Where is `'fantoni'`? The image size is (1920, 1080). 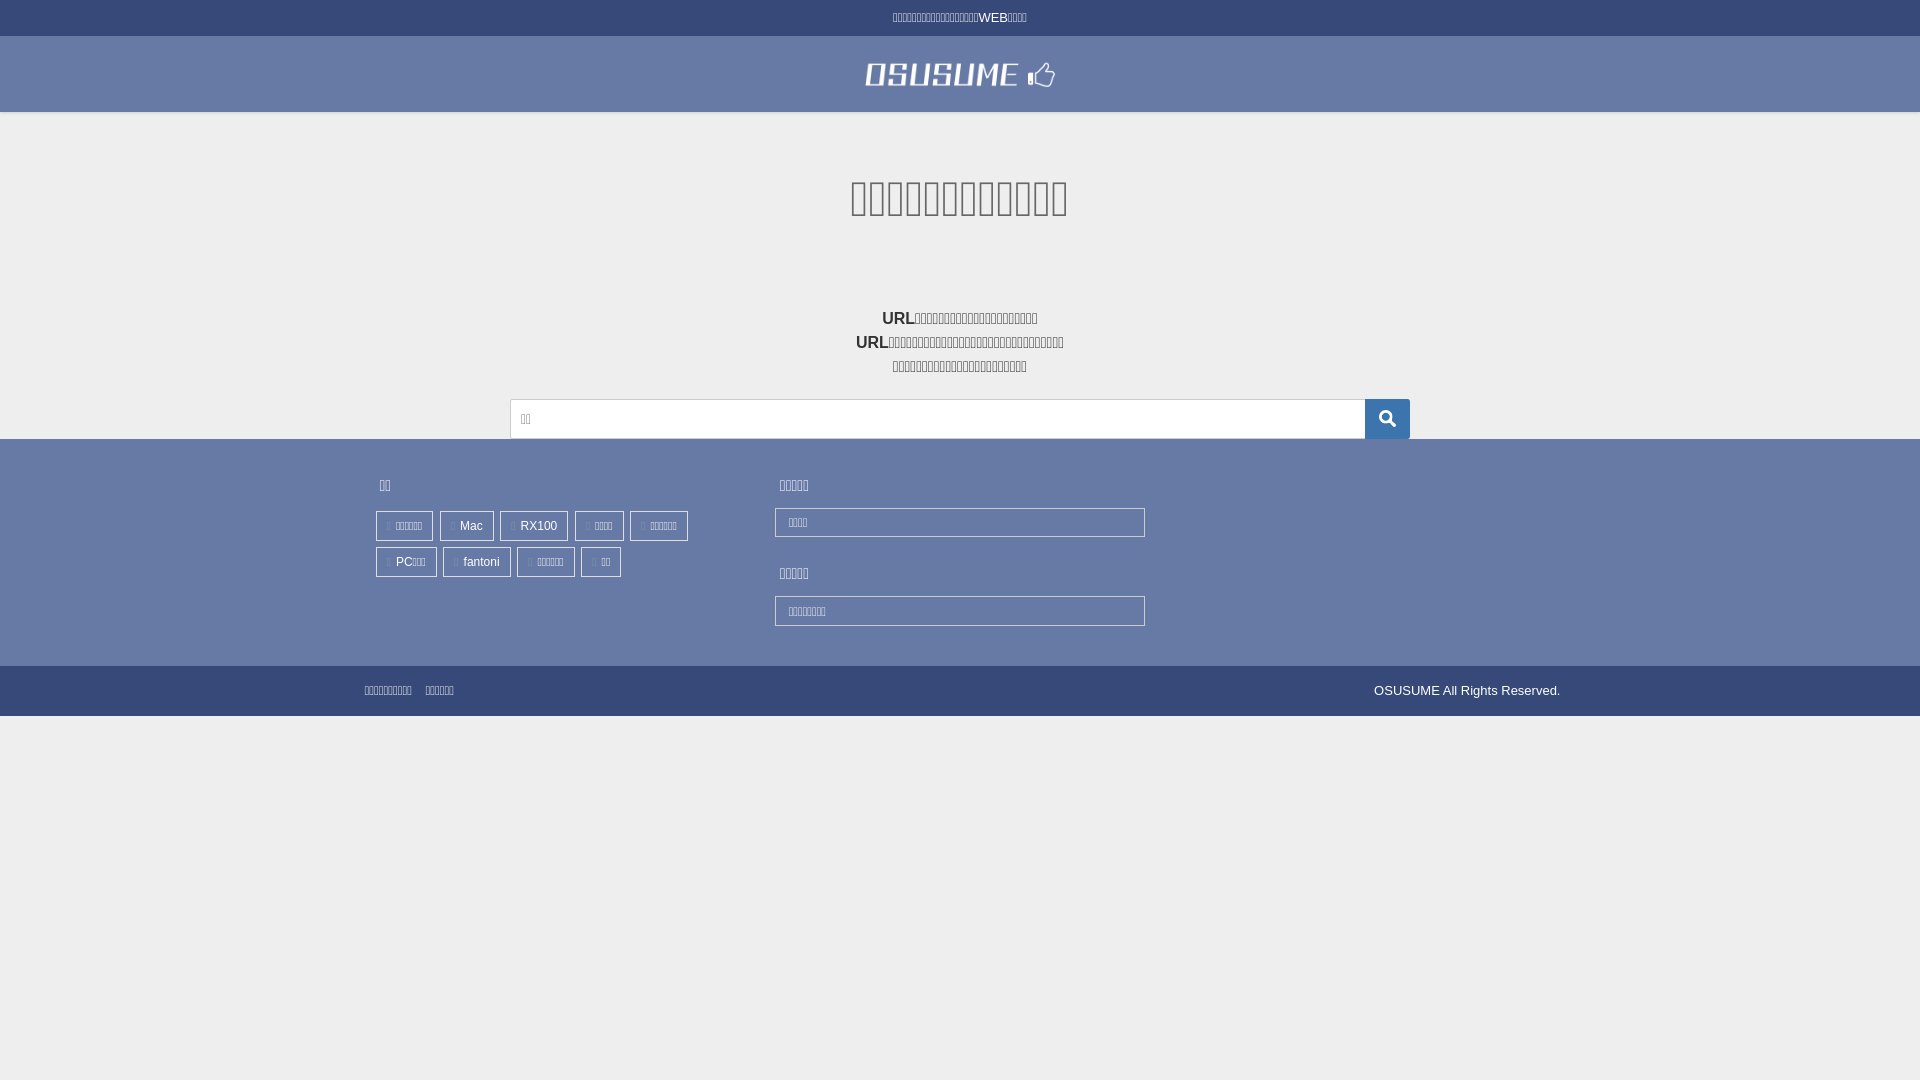
'fantoni' is located at coordinates (475, 560).